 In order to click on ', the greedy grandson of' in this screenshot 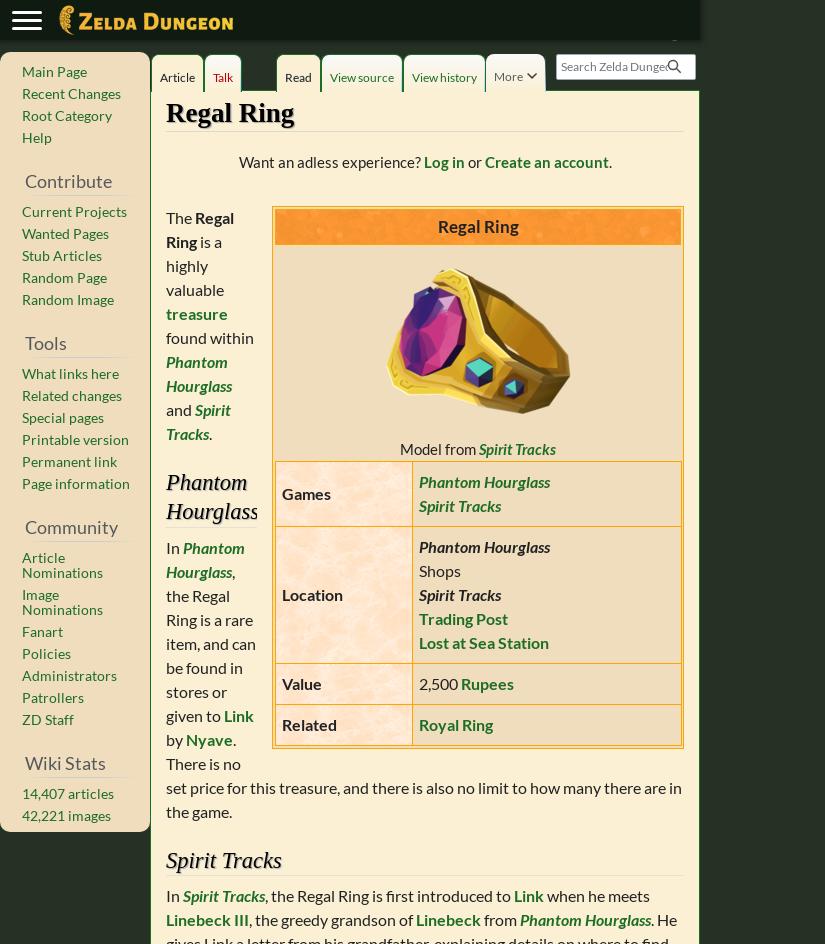, I will do `click(331, 918)`.